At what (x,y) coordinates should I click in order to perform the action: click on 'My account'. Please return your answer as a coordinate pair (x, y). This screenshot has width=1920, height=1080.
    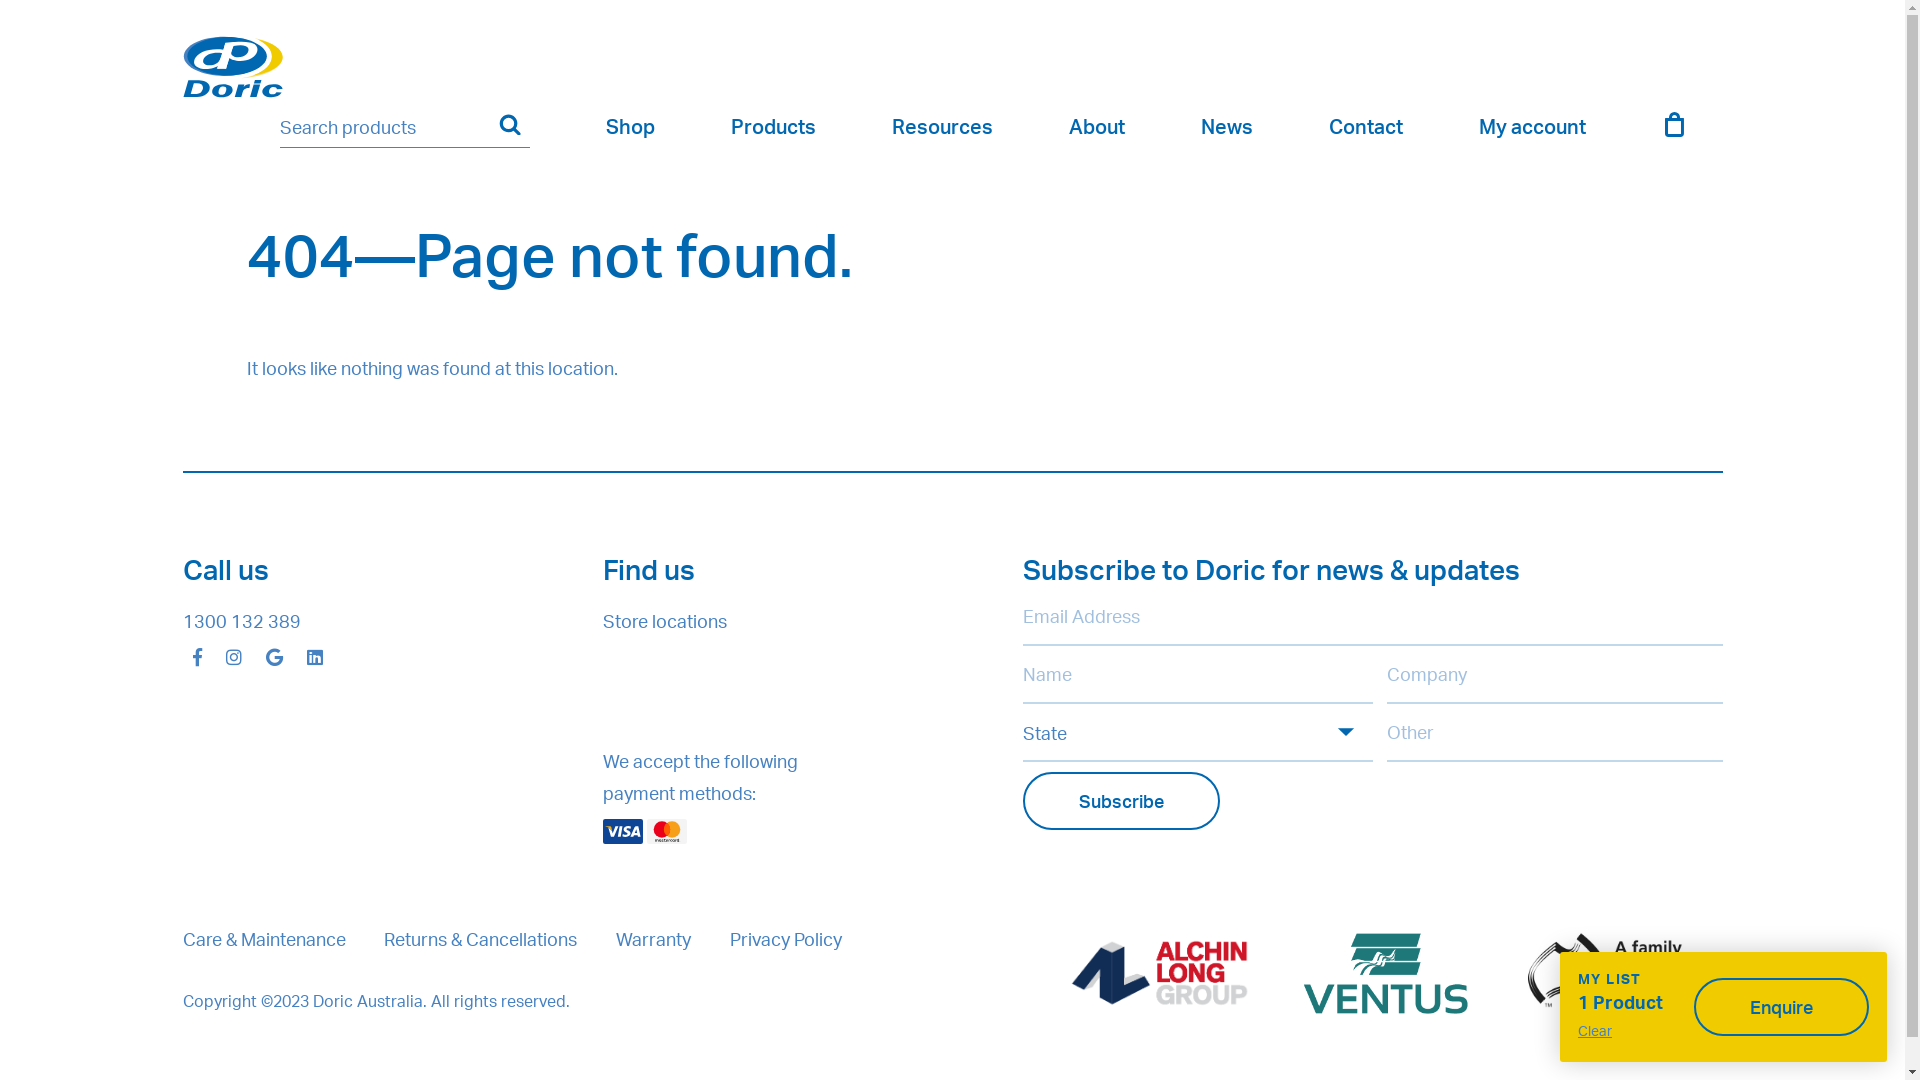
    Looking at the image, I should click on (1531, 127).